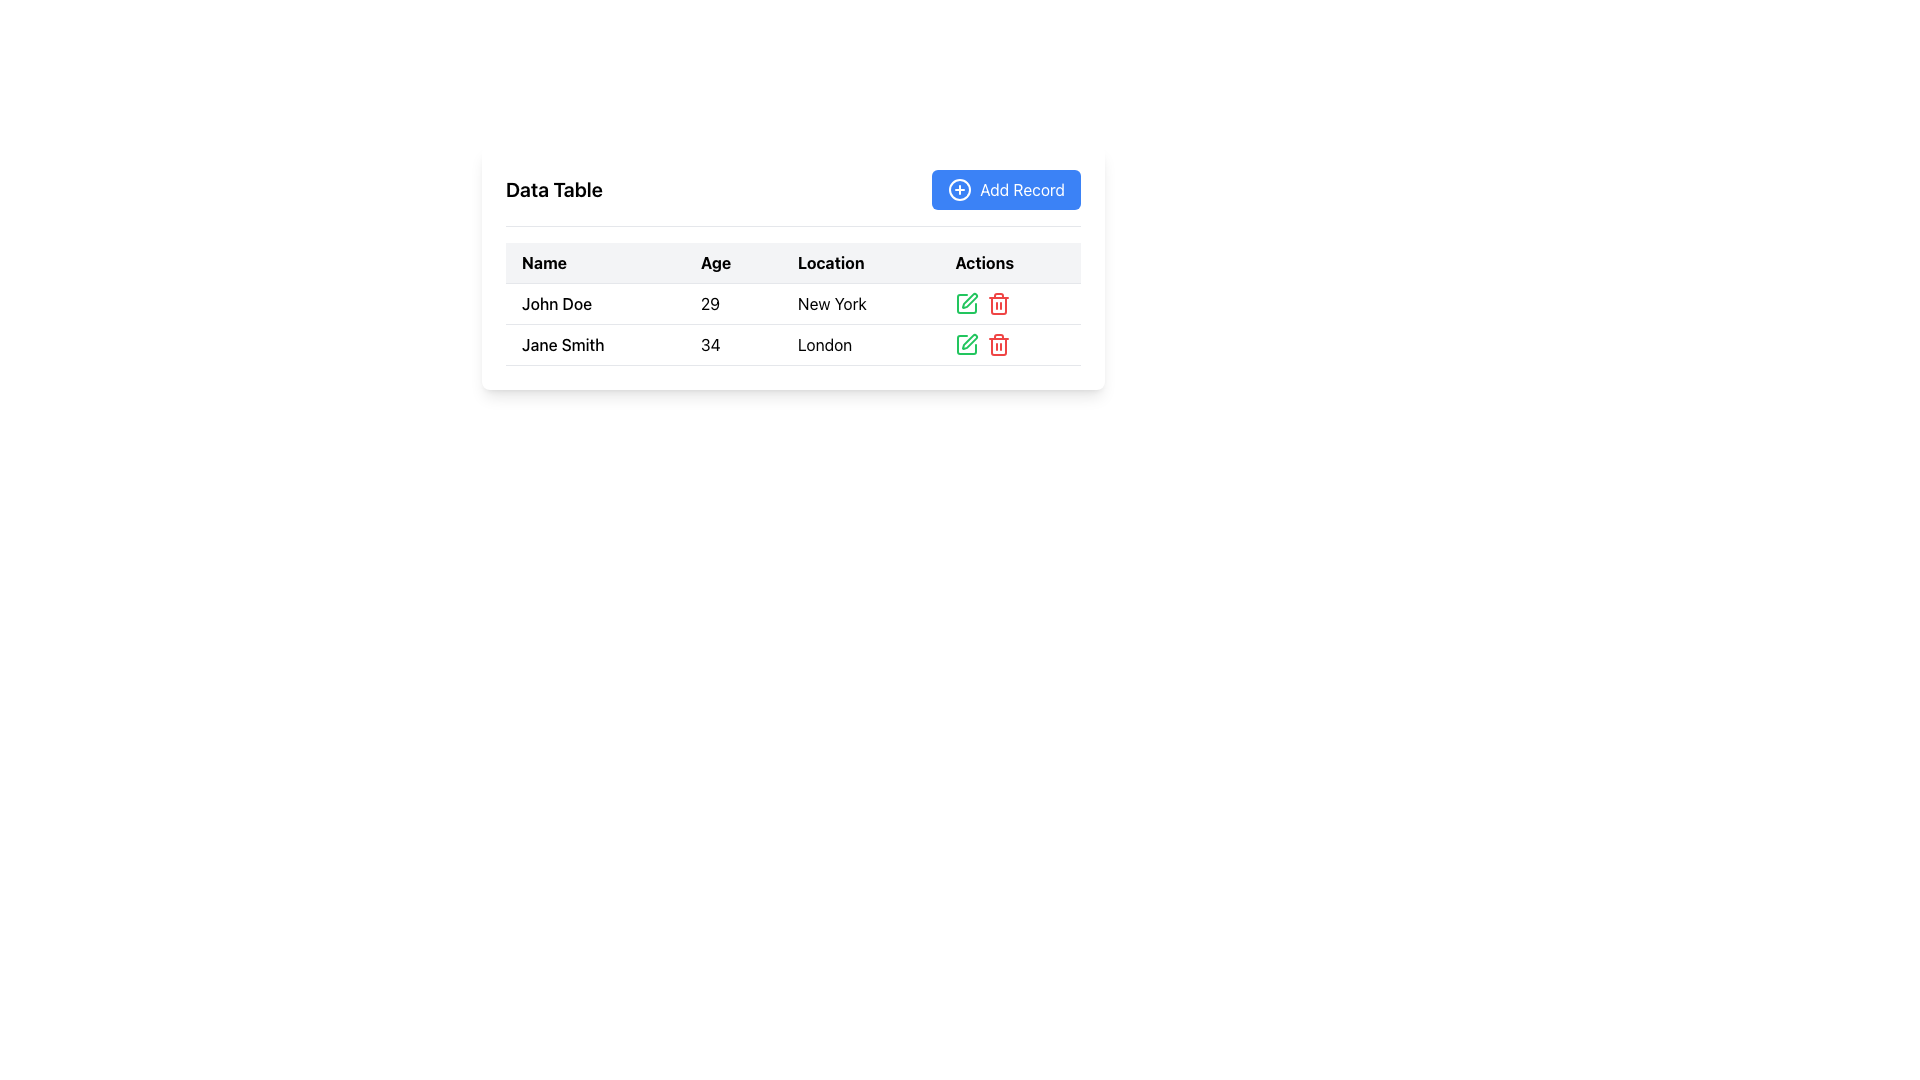 The image size is (1920, 1080). Describe the element at coordinates (1010, 262) in the screenshot. I see `the 'Actions' text label, which is the fourth column header in a table header row, styled with bold black text on a gray background` at that location.